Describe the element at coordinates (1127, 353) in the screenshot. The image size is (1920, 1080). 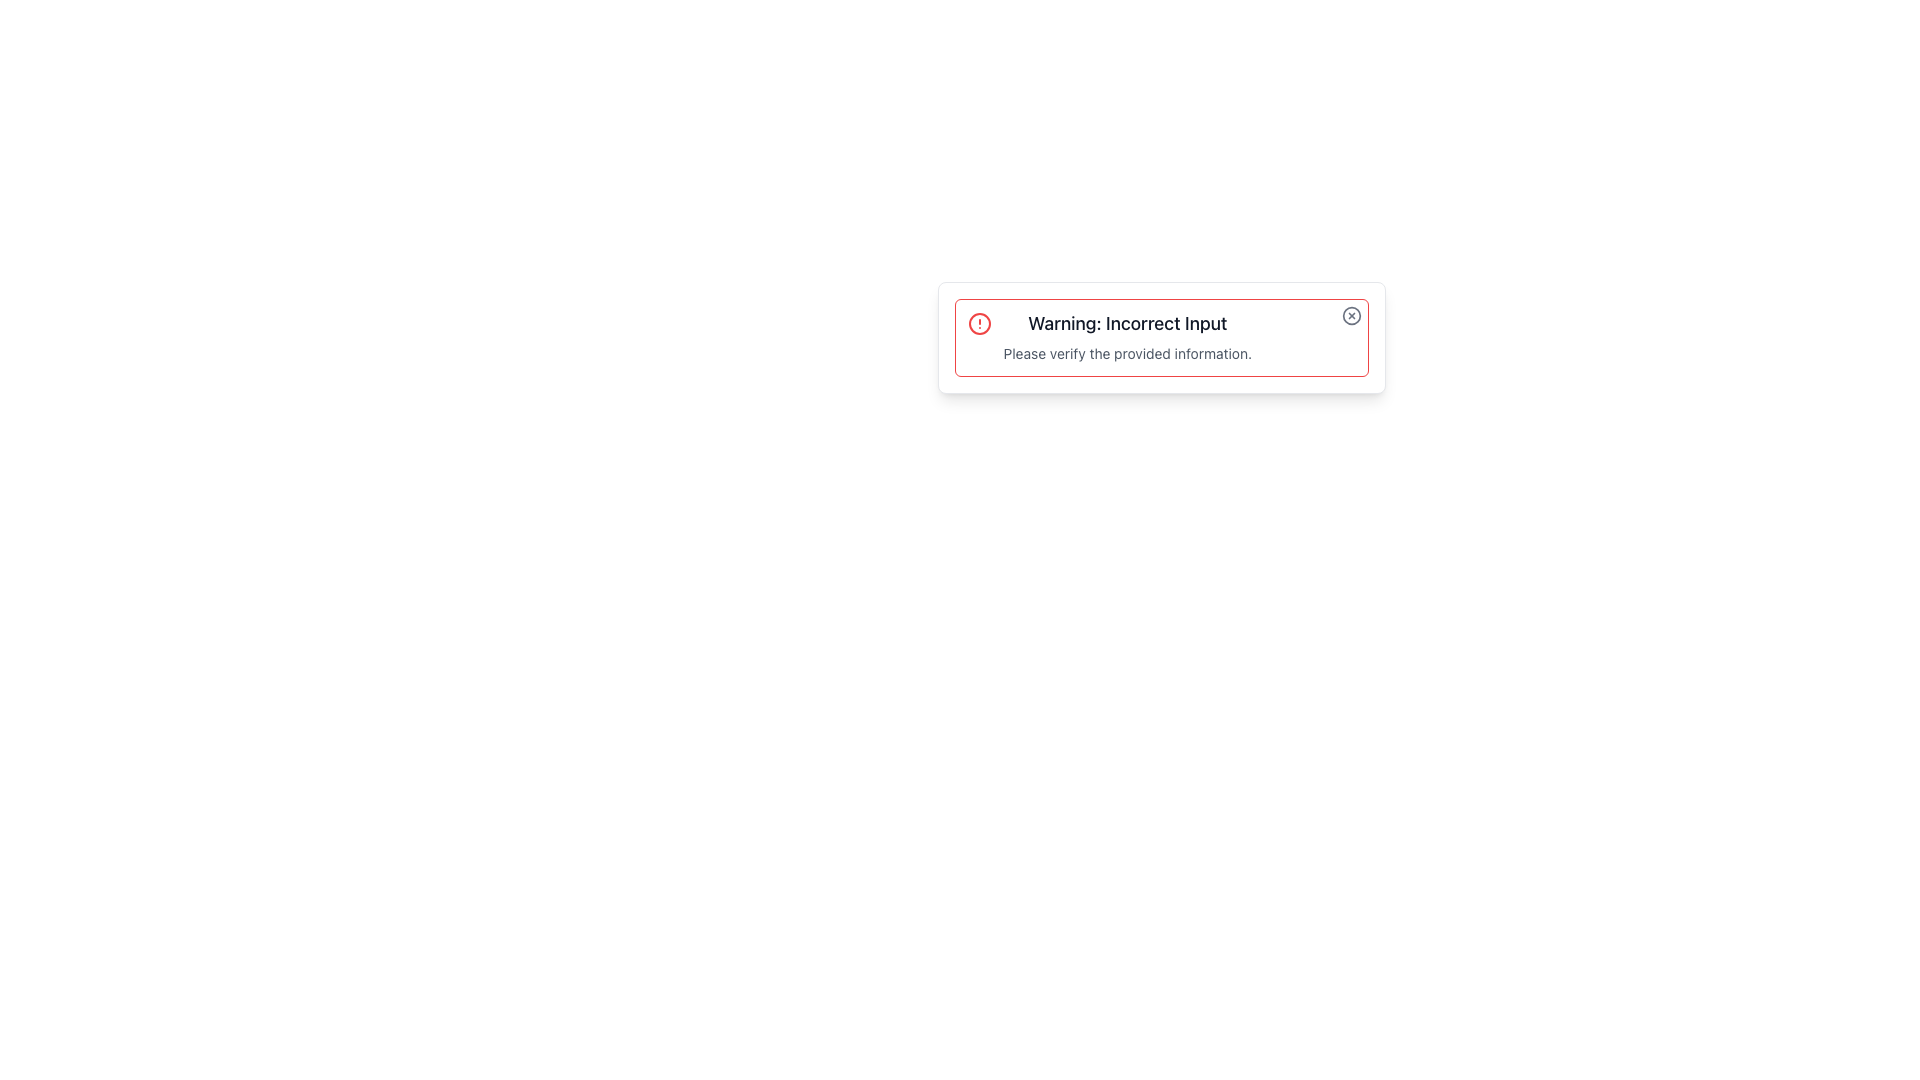
I see `informational message that guides the user to verify the input data, located as the second line in the warning box following 'Warning: Incorrect Input.'` at that location.